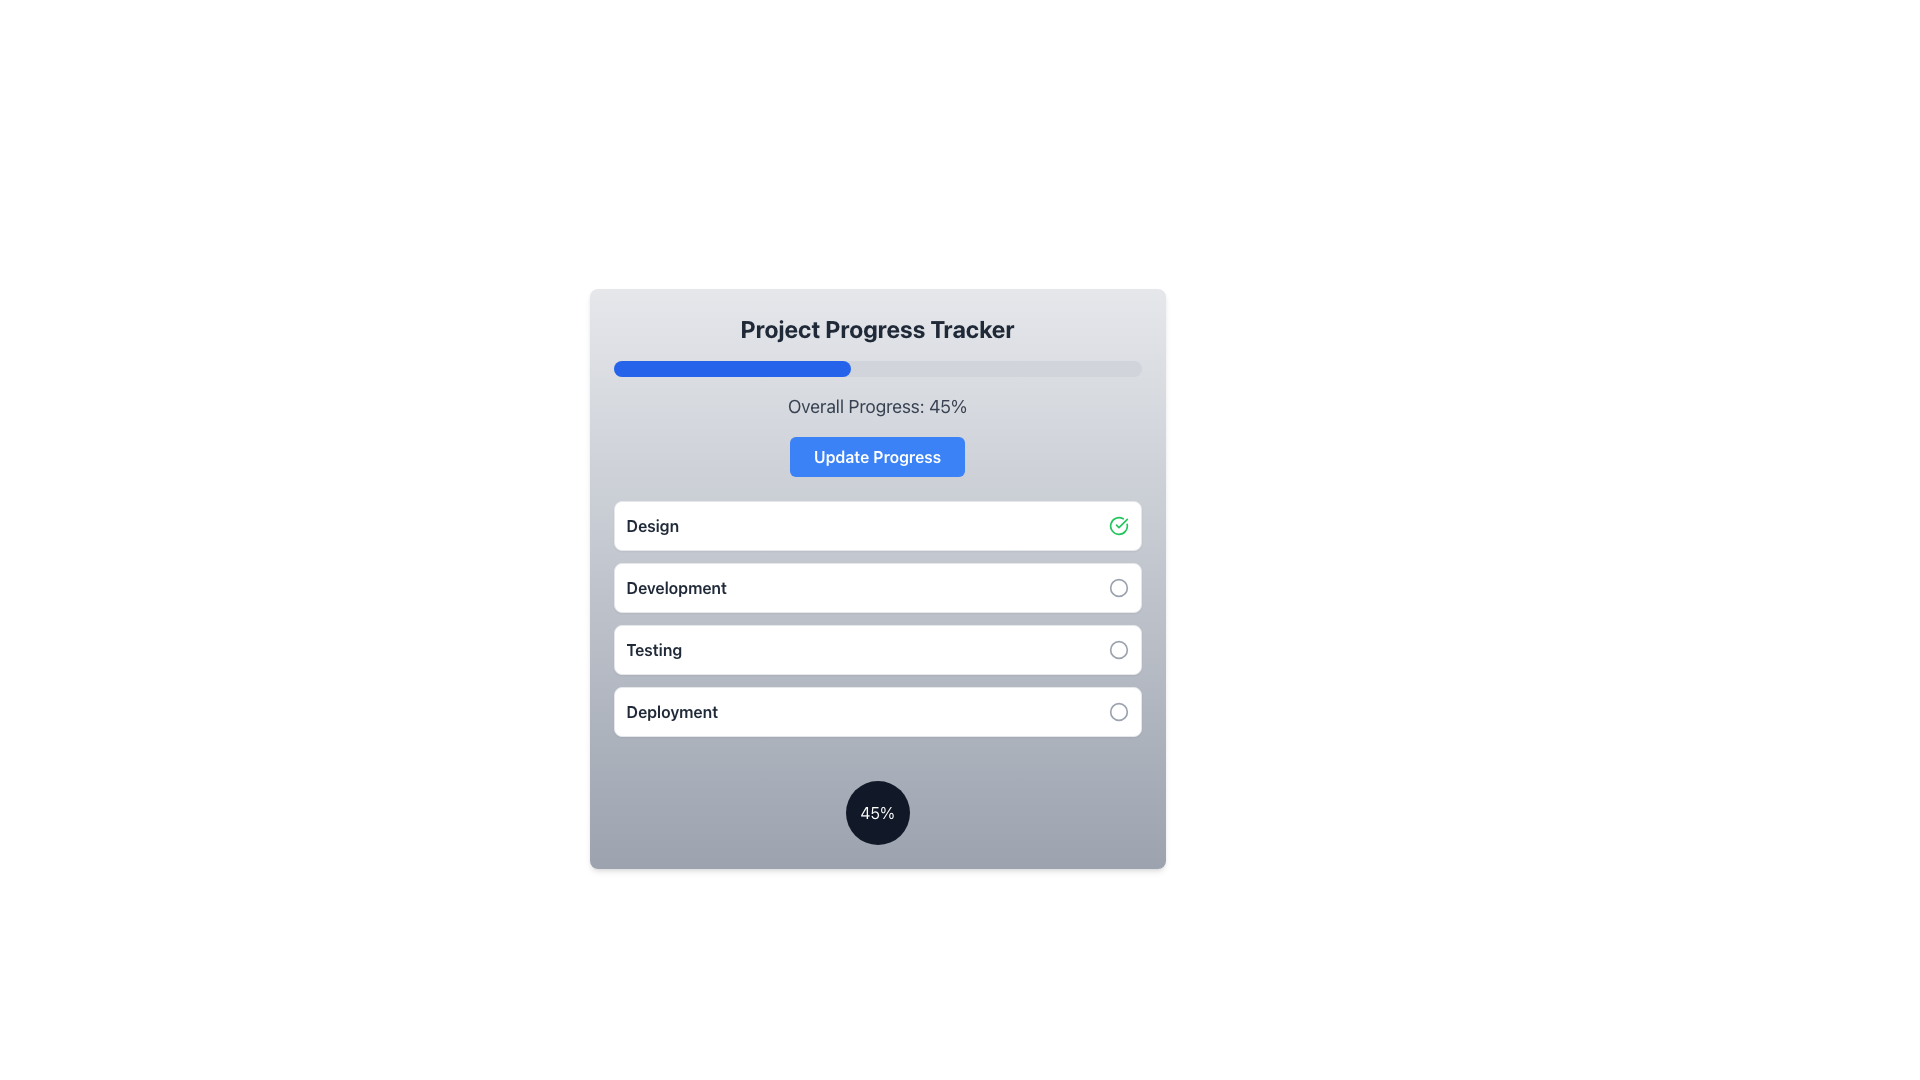 This screenshot has width=1920, height=1080. I want to click on the Circular SVG icon with a gray outline located to the right of the 'Development' label in the project status list, so click(1117, 586).